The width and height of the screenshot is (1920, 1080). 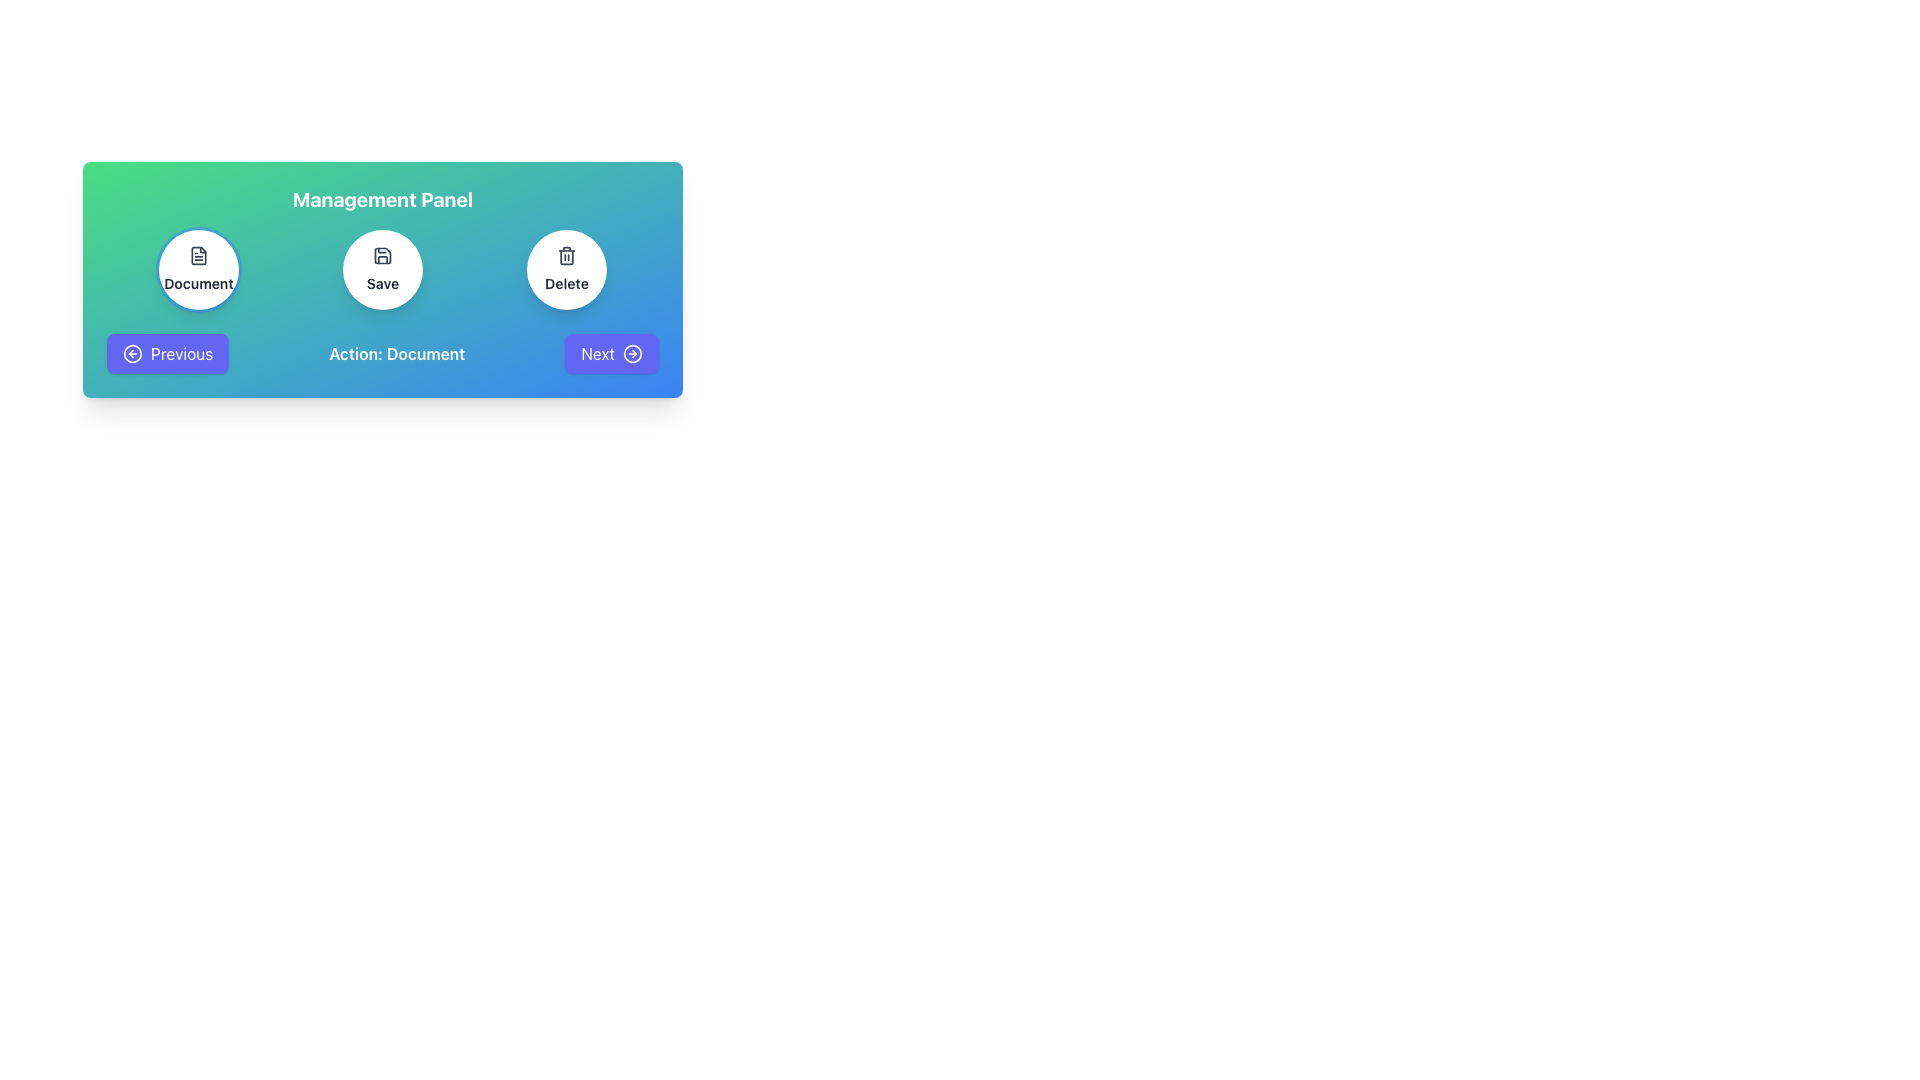 What do you see at coordinates (132, 353) in the screenshot?
I see `the SVG circle graphical element located within the 'Previous' button, which is part of a left-pointing arrow graphic for backward navigation` at bounding box center [132, 353].